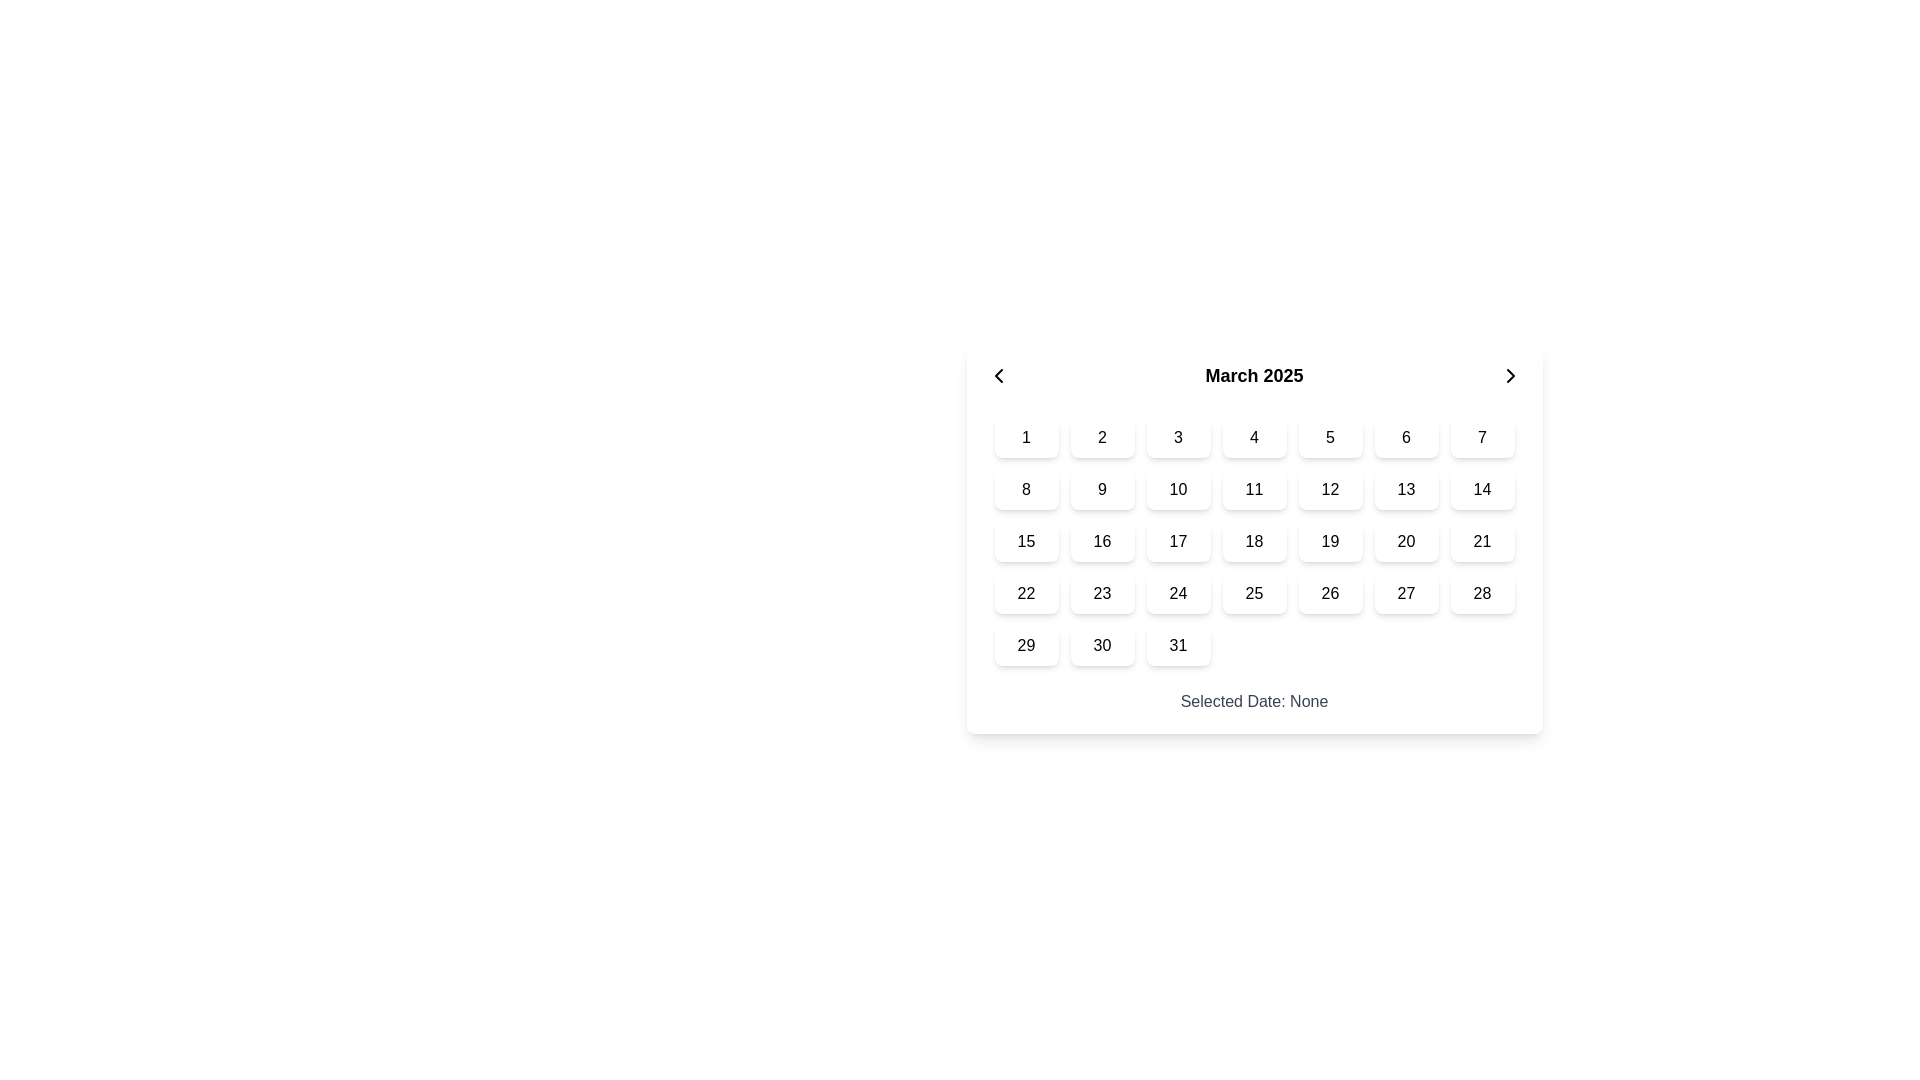  Describe the element at coordinates (1026, 489) in the screenshot. I see `the button that allows users to select the number '8' in the calendar interface under 'March 2025'` at that location.